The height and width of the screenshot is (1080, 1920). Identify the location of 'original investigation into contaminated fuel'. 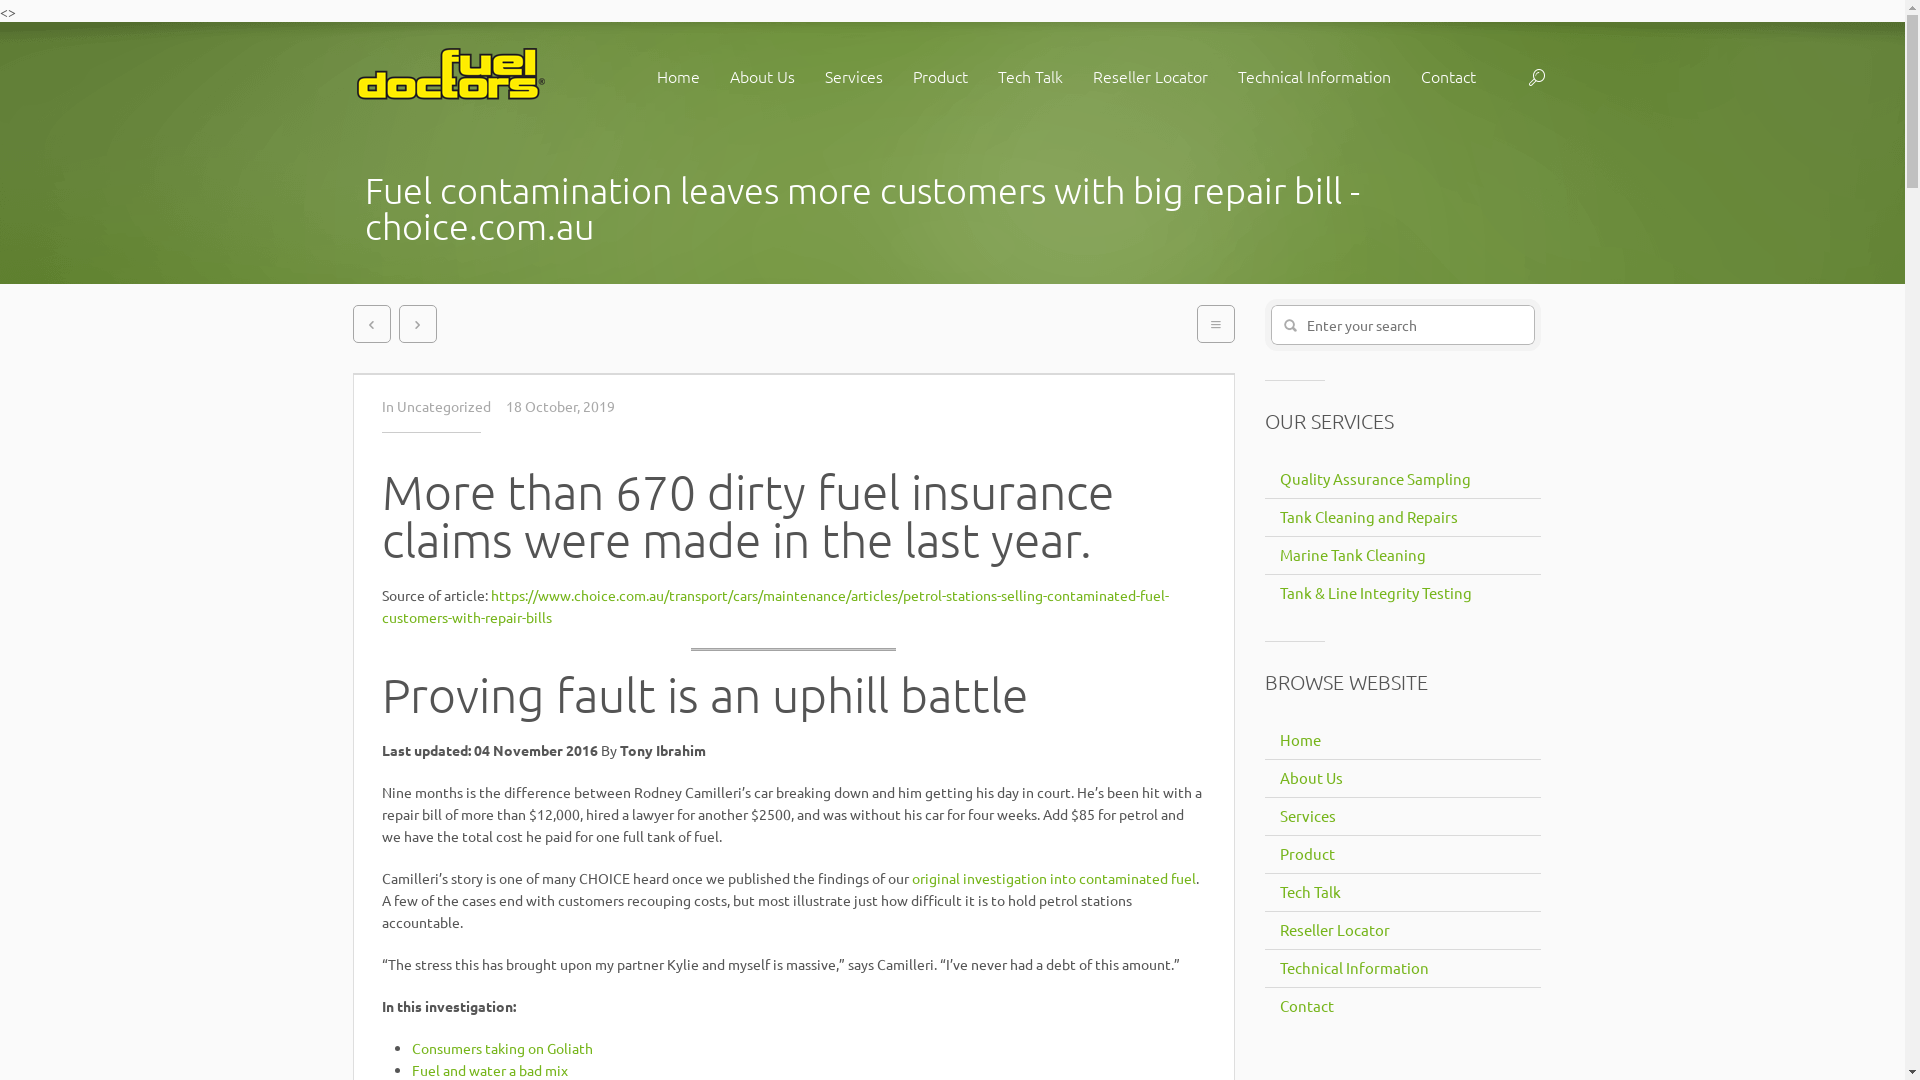
(1053, 877).